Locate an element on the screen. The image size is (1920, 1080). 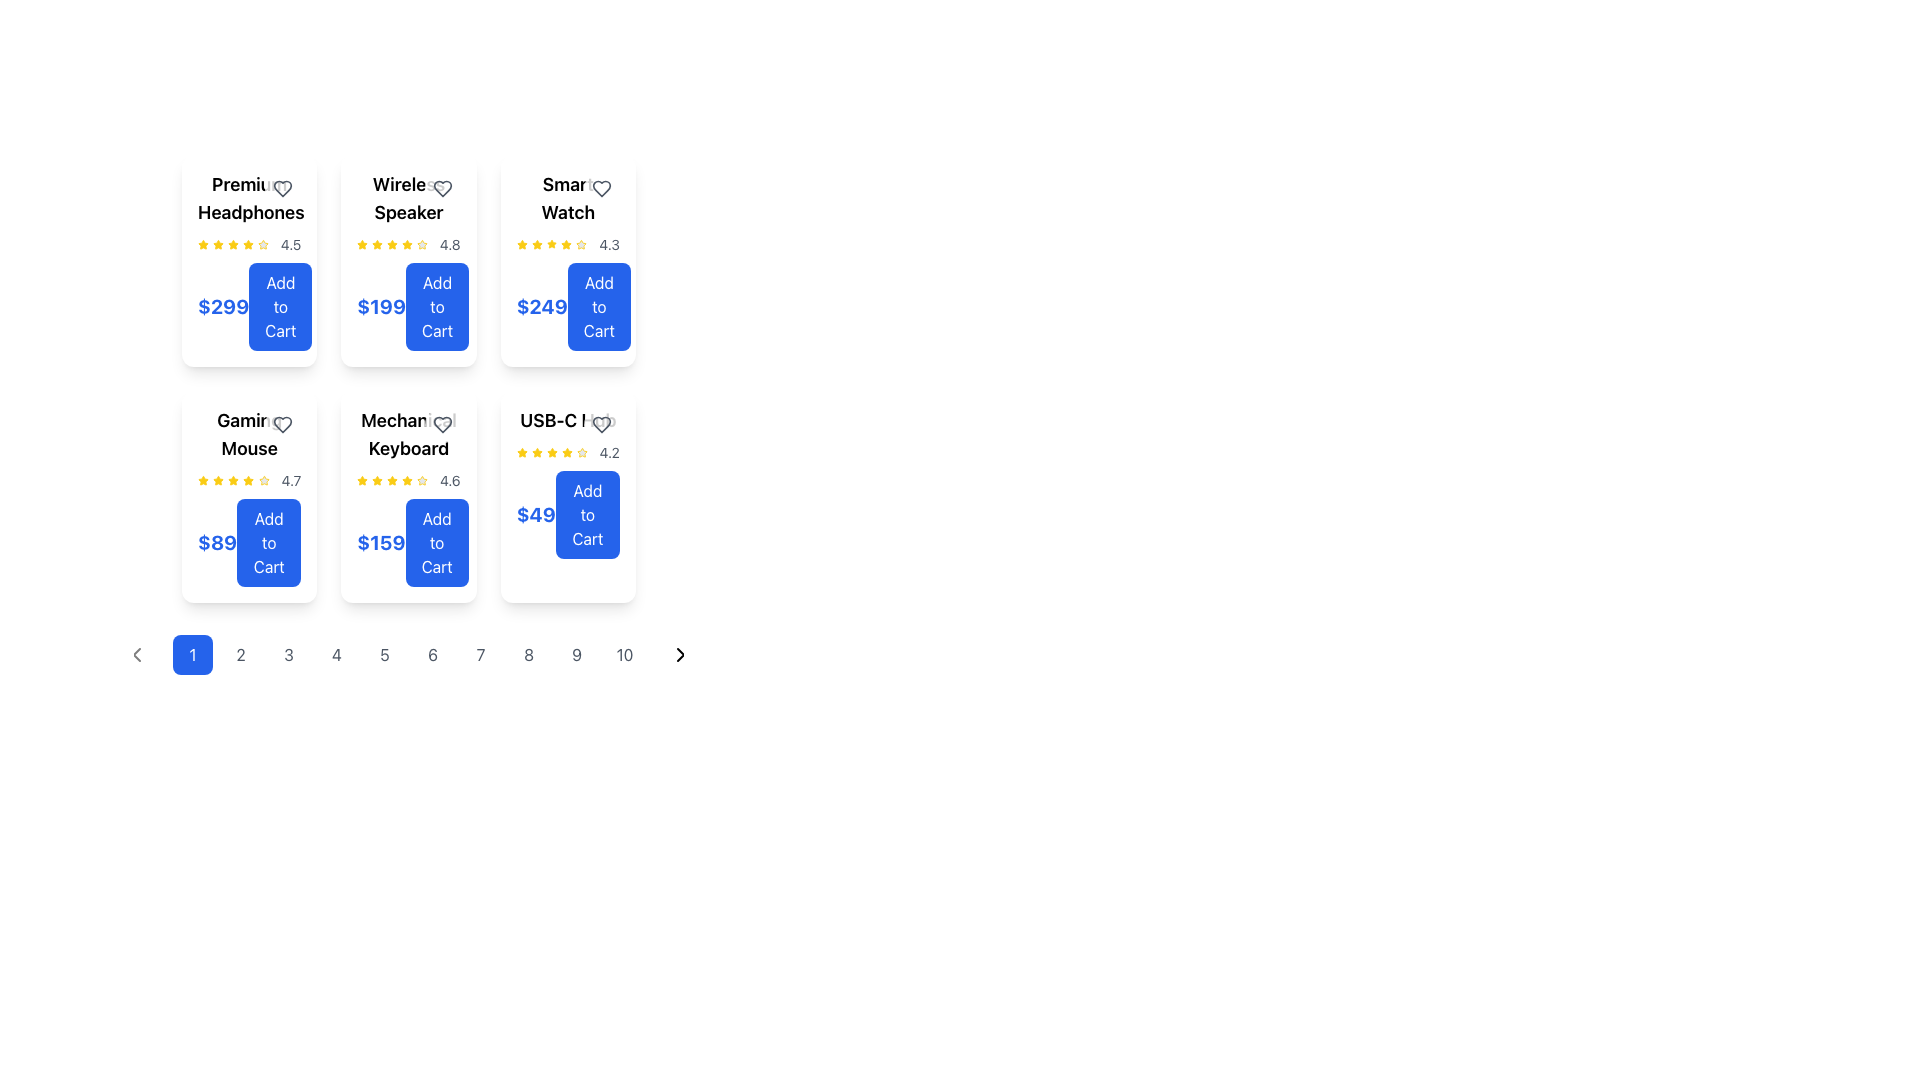
the second star icon in the rating system for the 'Gaming Mouse' product, which is styled with a yellow fill and border, located in the second row, first column of the grid layout is located at coordinates (233, 480).